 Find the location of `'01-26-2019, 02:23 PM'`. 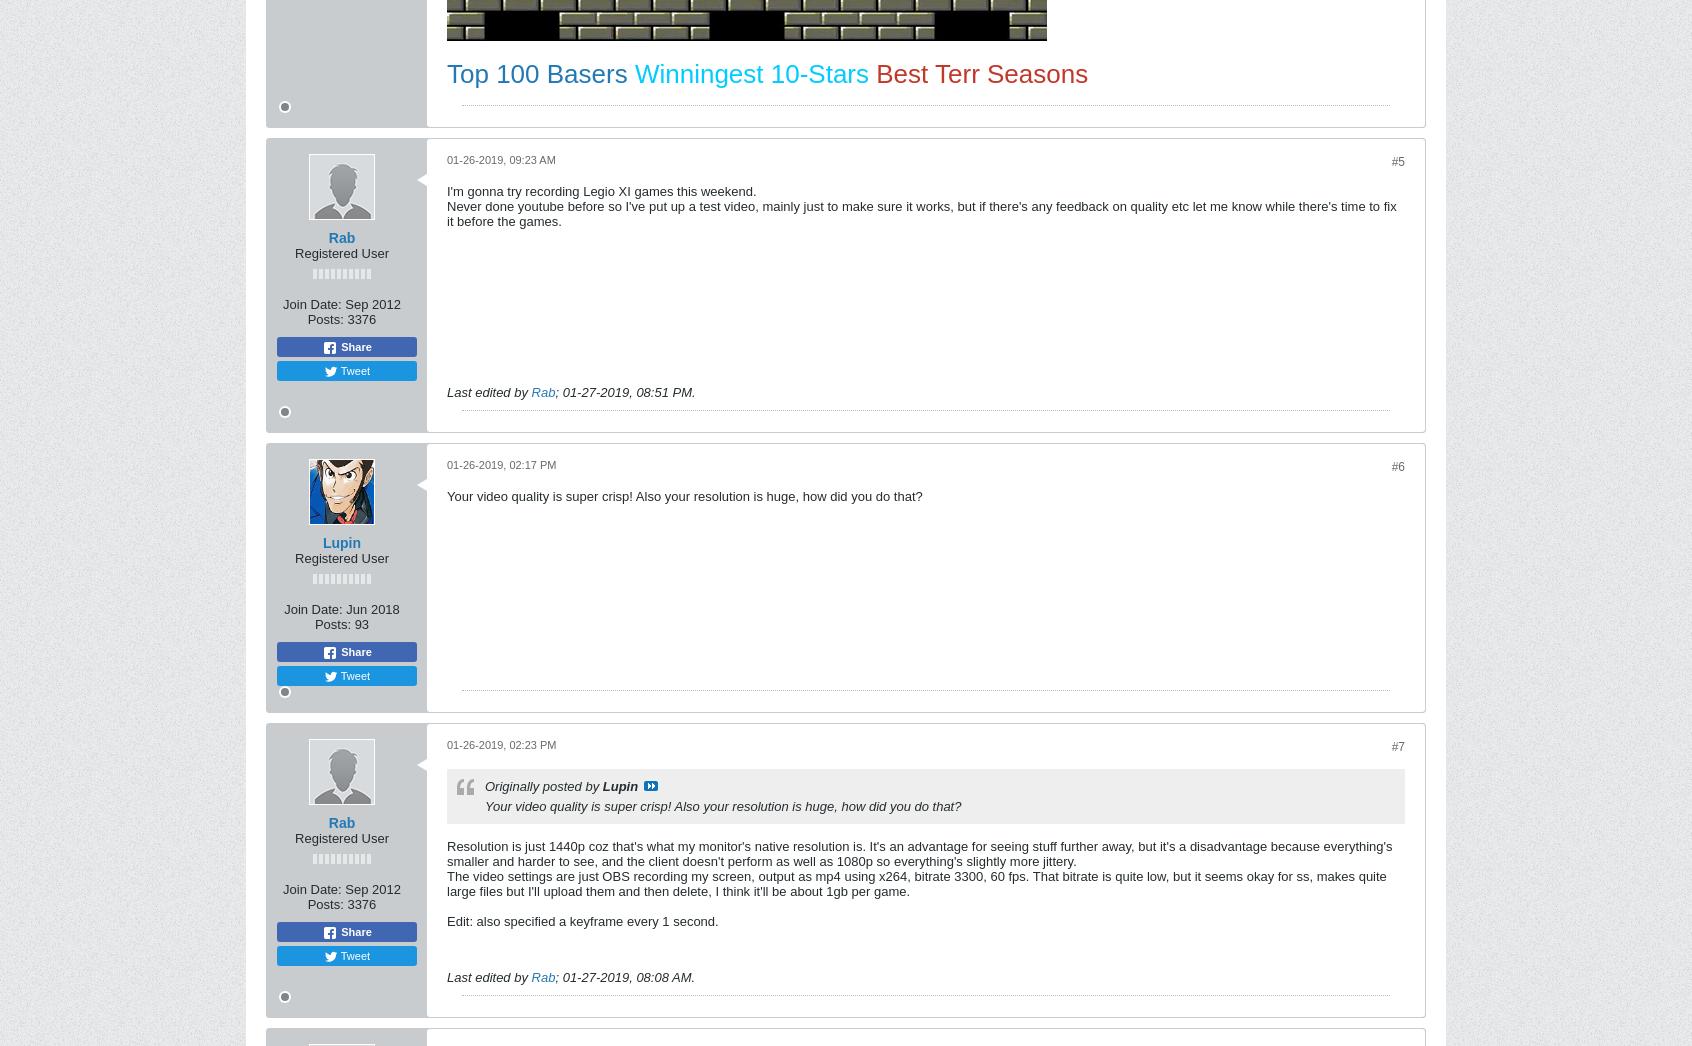

'01-26-2019, 02:23 PM' is located at coordinates (501, 743).